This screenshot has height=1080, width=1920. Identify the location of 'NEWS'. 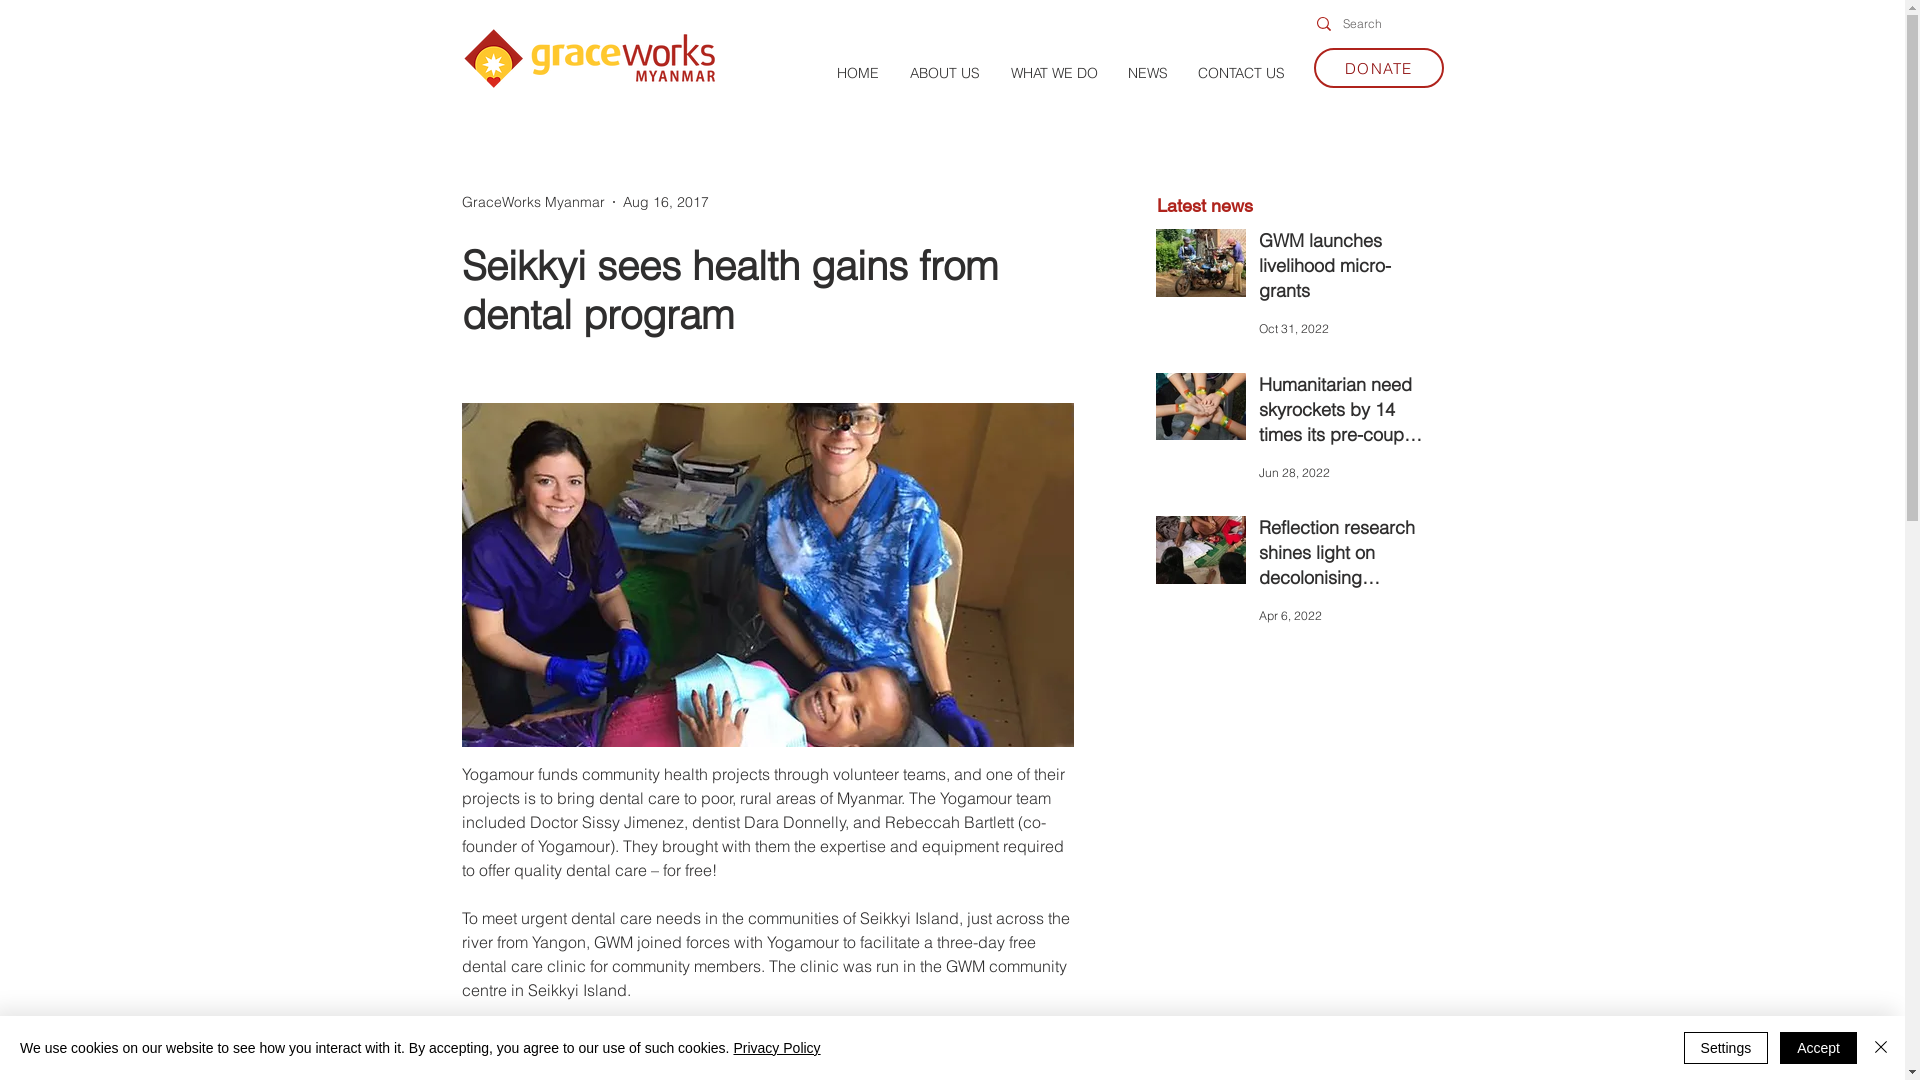
(1147, 72).